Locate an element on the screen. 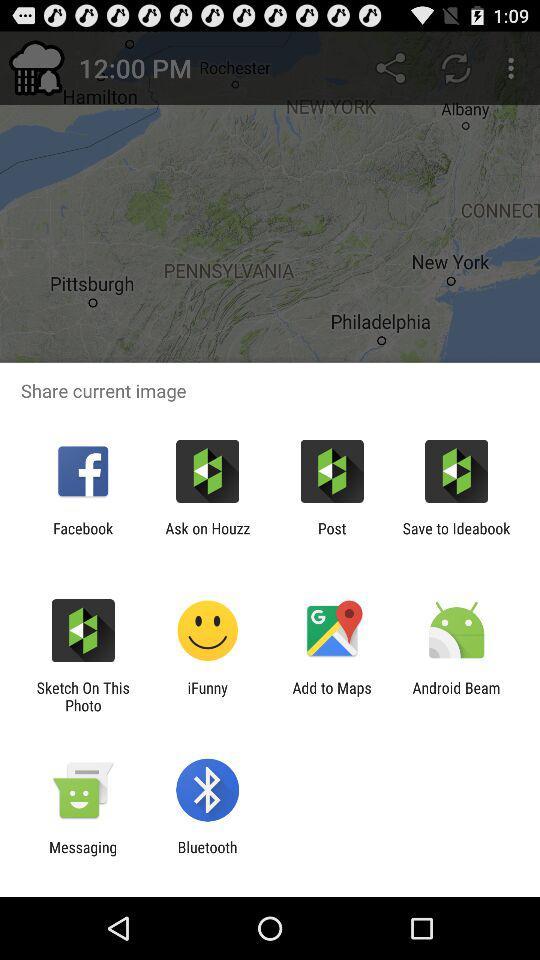 The image size is (540, 960). the icon next to save to ideabook app is located at coordinates (332, 536).